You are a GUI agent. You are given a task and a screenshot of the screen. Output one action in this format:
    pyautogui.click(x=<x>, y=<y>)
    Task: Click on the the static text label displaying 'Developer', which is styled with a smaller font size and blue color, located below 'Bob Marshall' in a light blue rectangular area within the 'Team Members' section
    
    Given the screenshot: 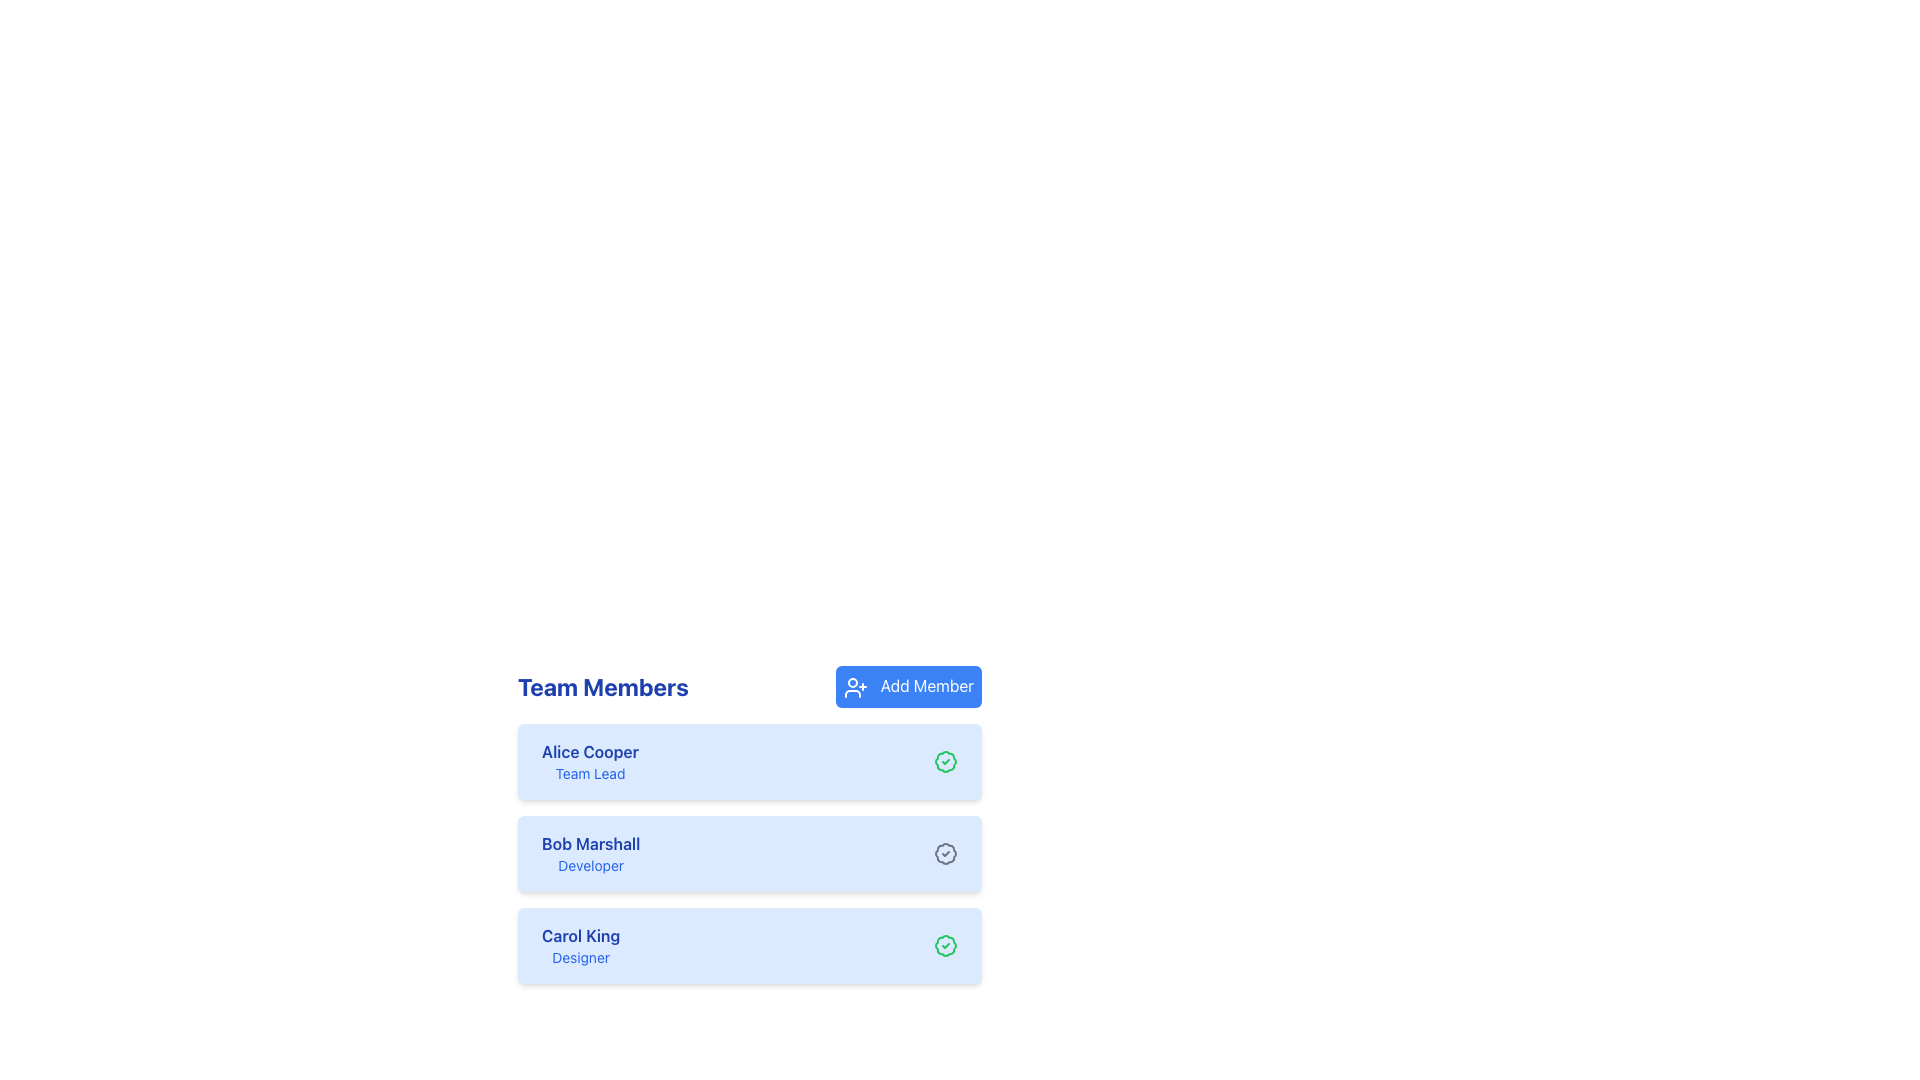 What is the action you would take?
    pyautogui.click(x=590, y=864)
    